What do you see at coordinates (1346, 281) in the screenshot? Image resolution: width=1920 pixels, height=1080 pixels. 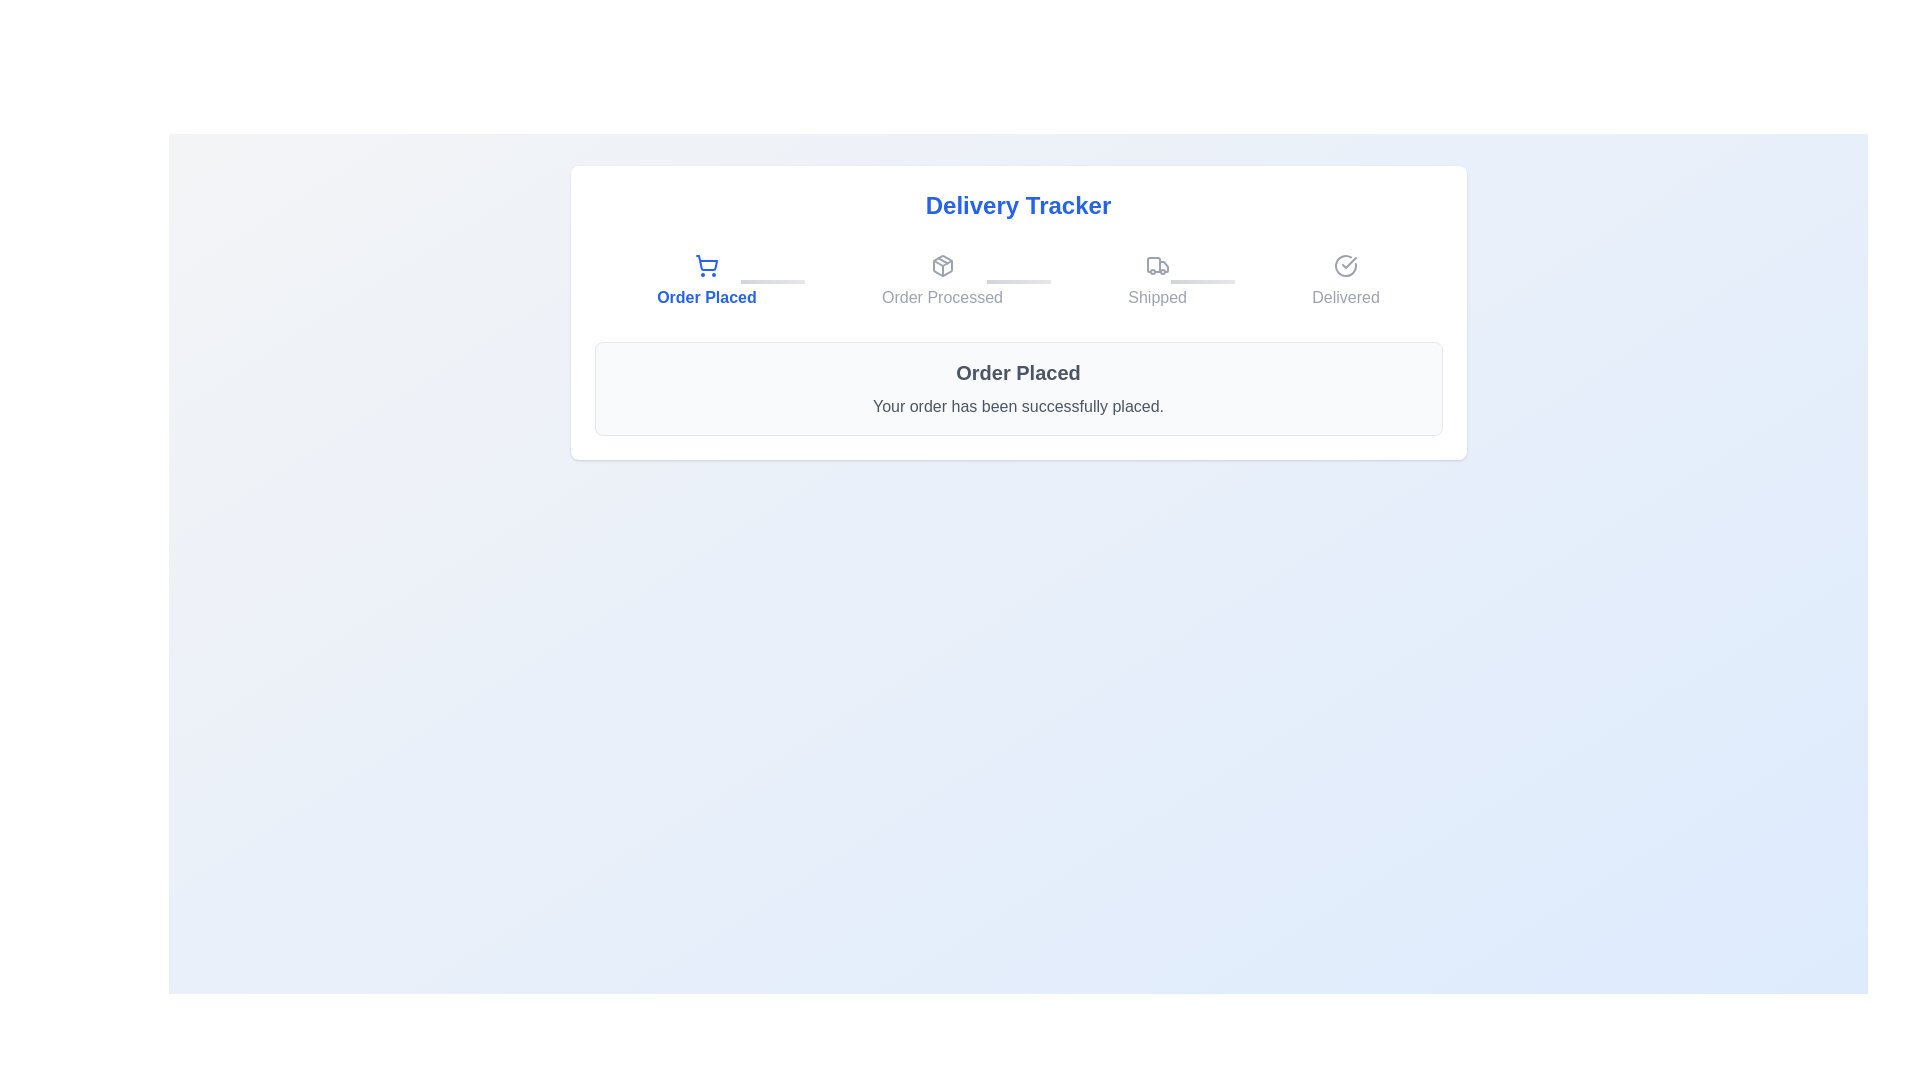 I see `the step label Delivered` at bounding box center [1346, 281].